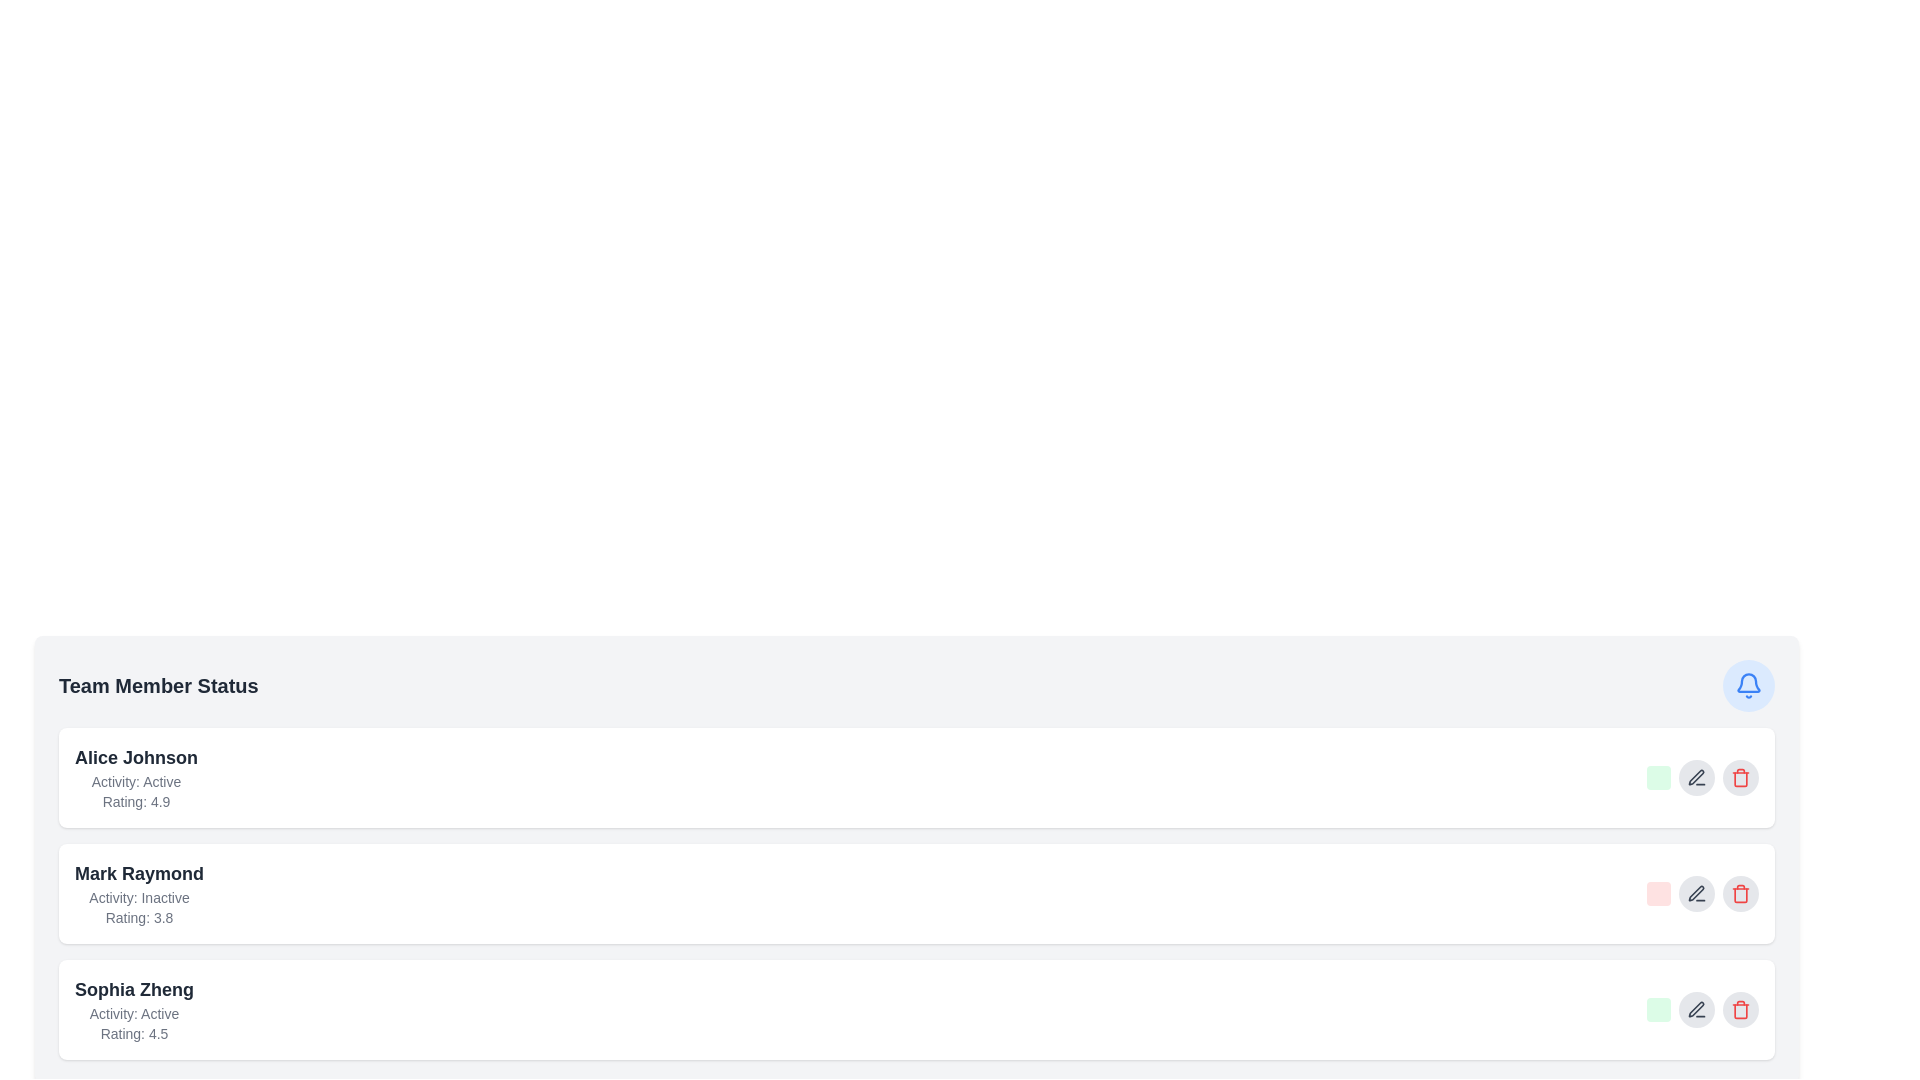 This screenshot has height=1080, width=1920. Describe the element at coordinates (135, 758) in the screenshot. I see `the text label displaying 'Alice Johnson', which is the primary heading of the card and is aligned to the left at the top of the card` at that location.